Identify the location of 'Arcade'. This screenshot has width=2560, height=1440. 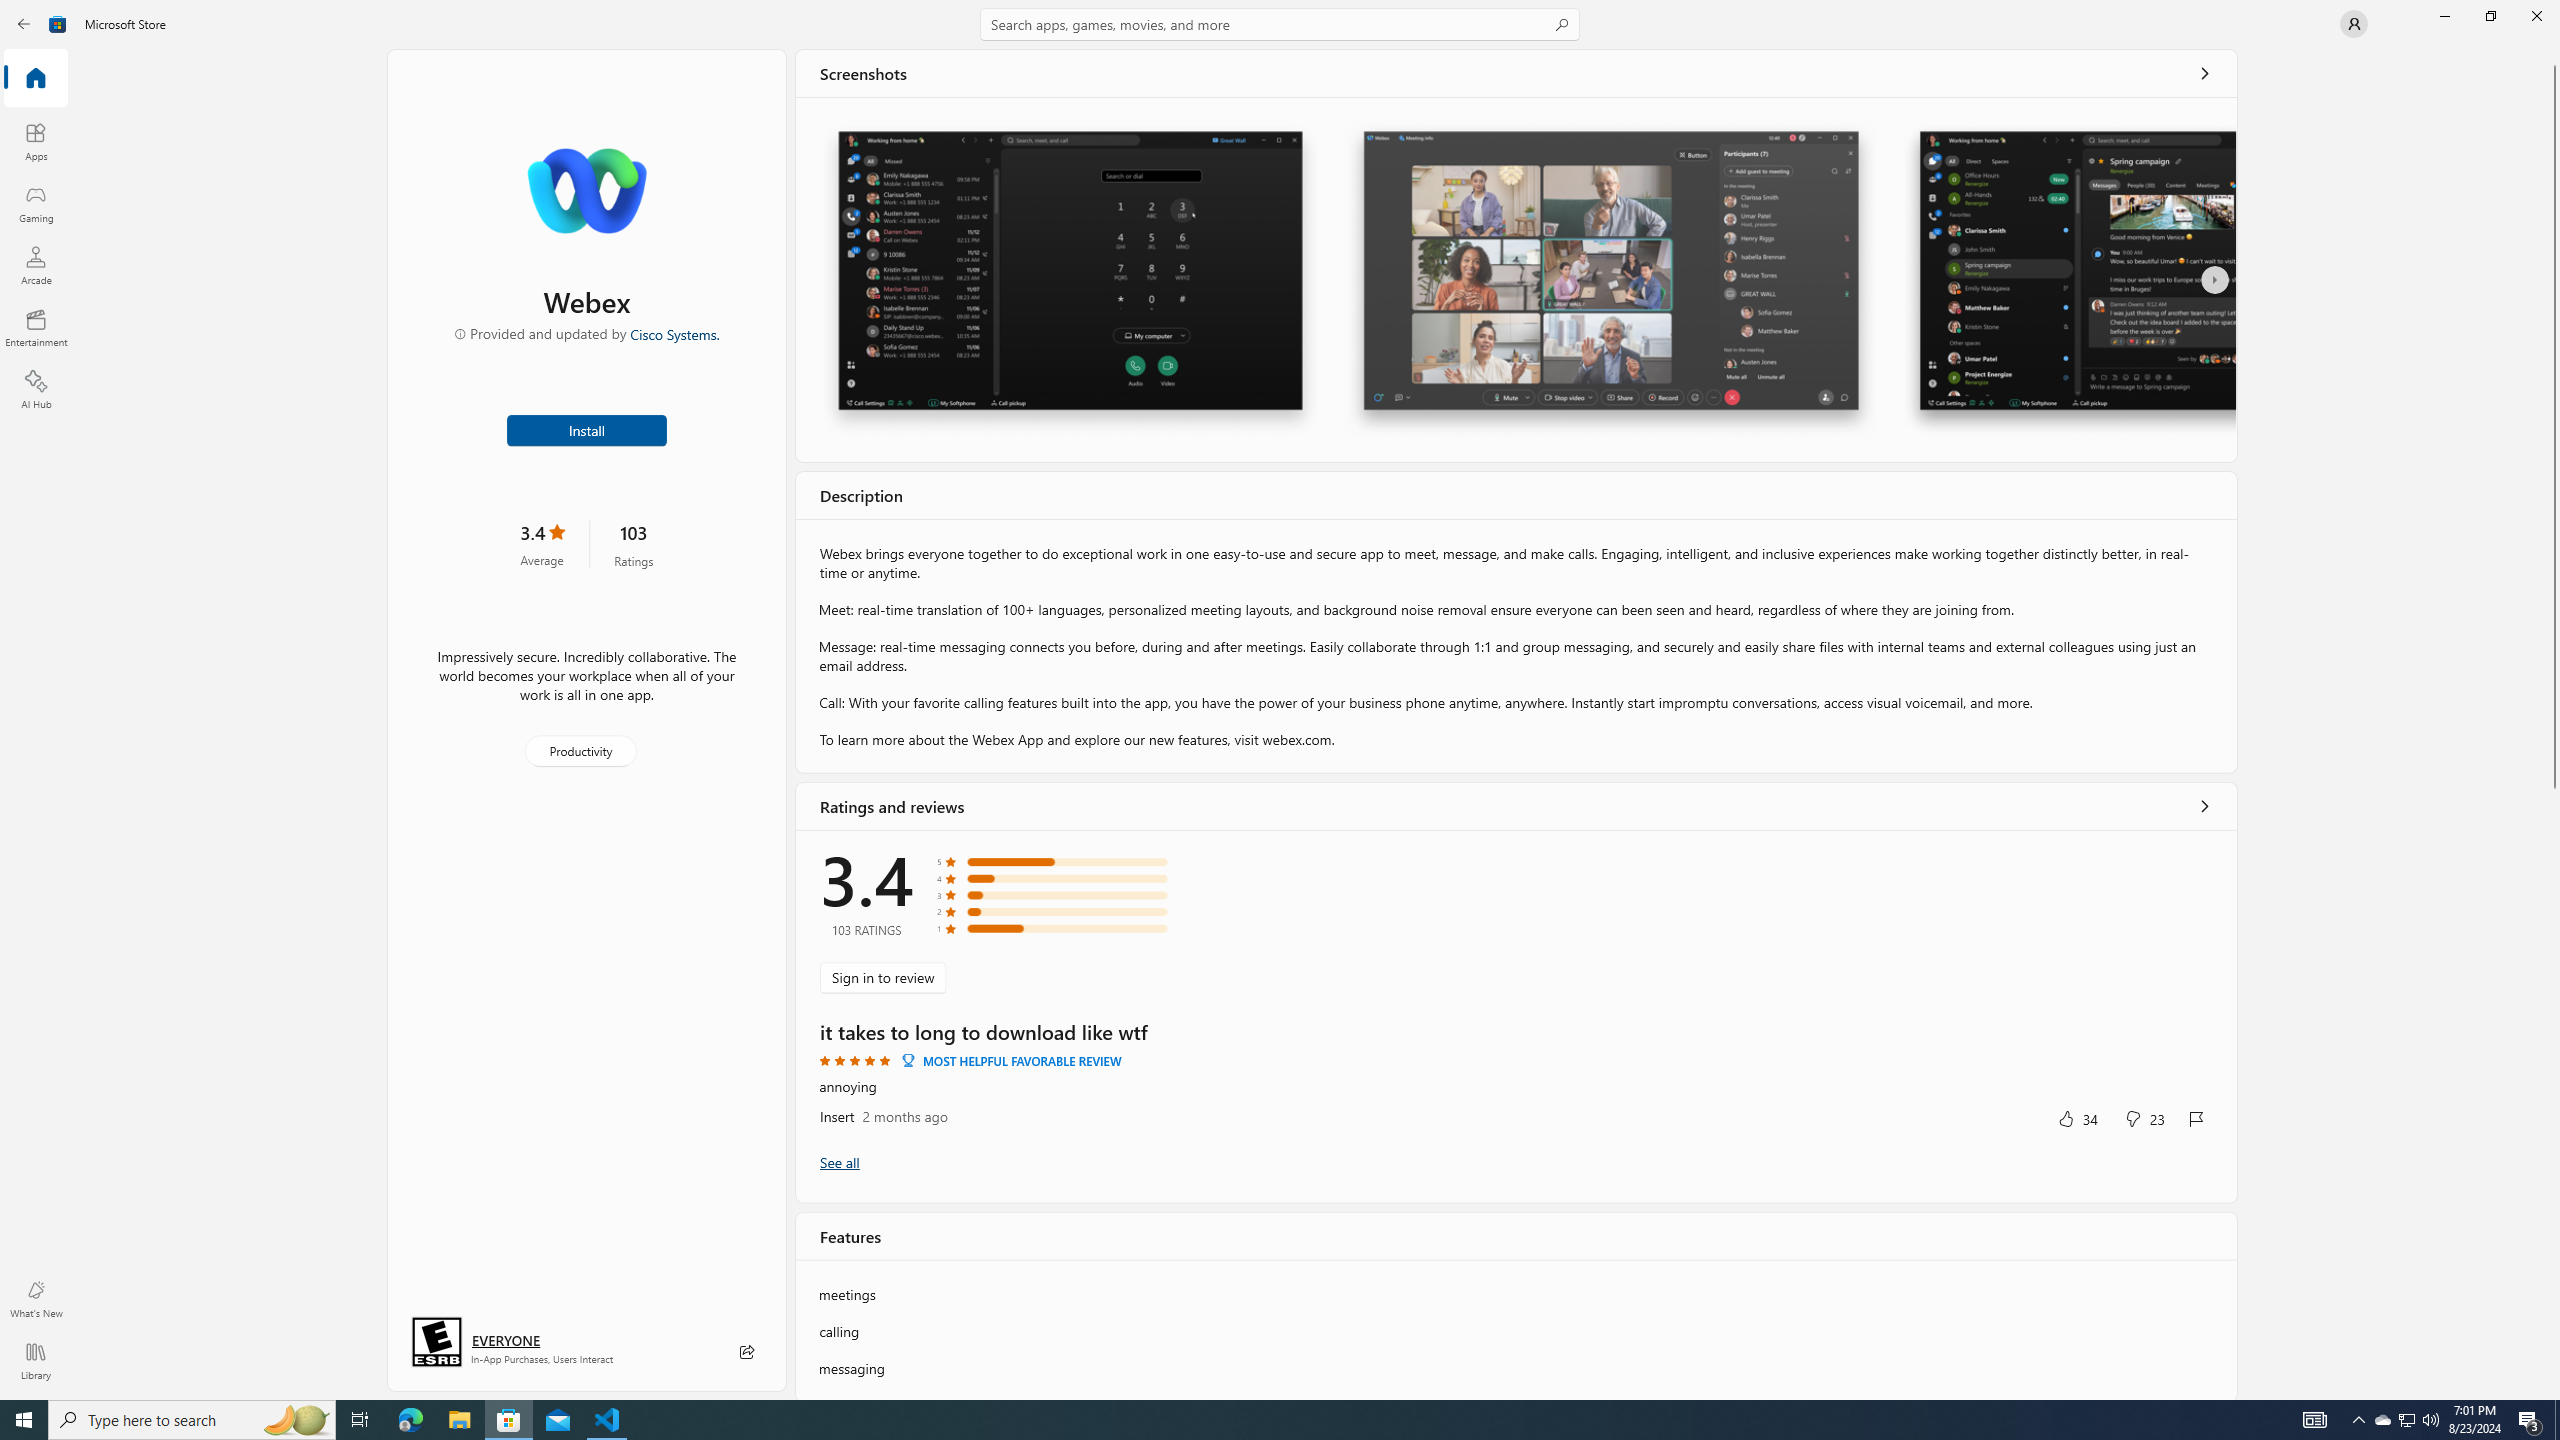
(34, 264).